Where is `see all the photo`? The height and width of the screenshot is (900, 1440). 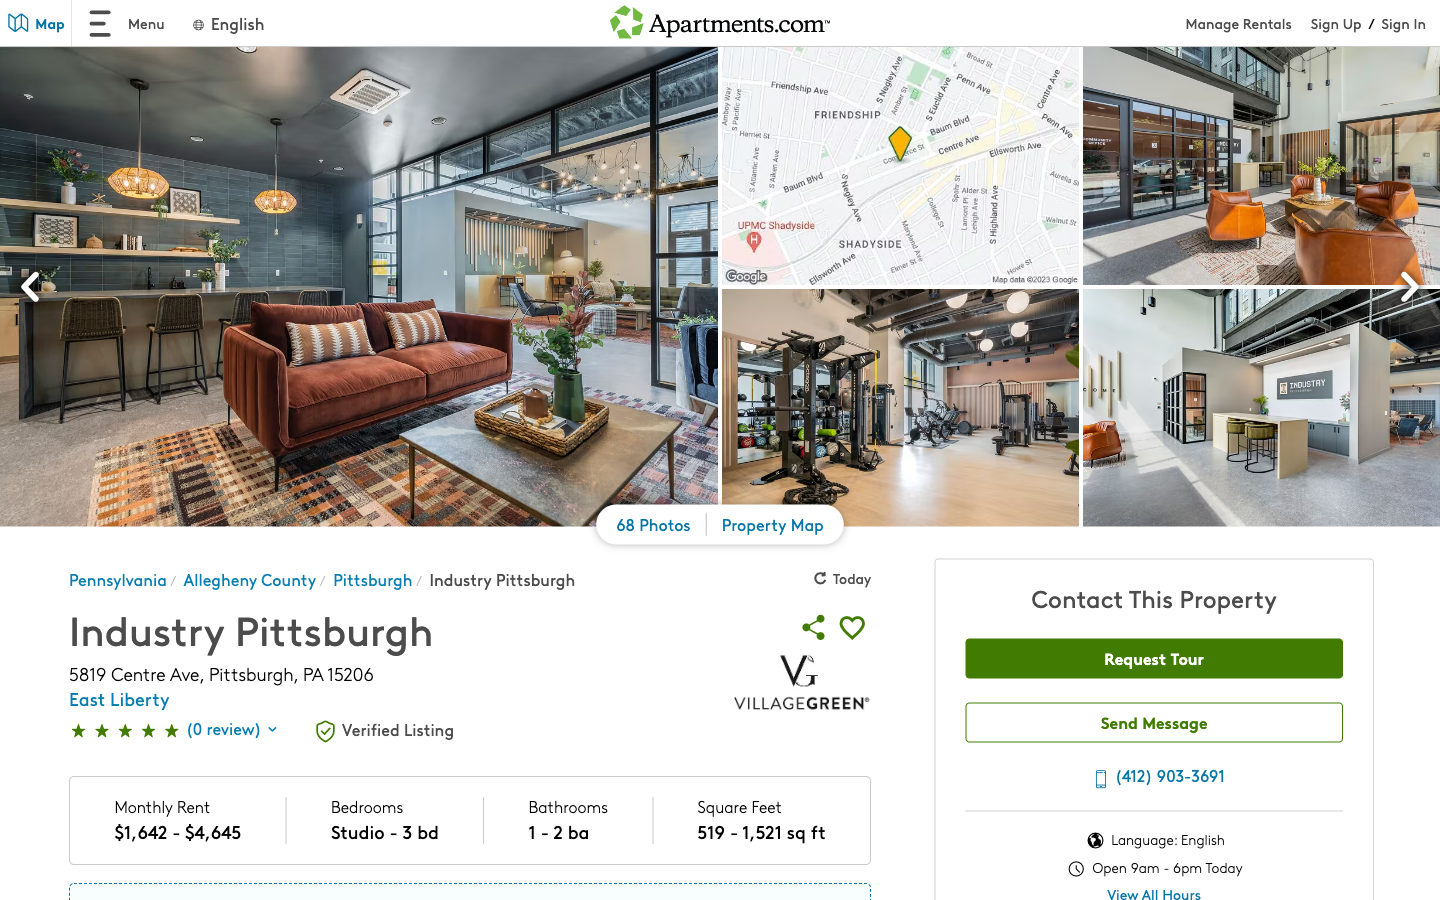 see all the photo is located at coordinates (653, 527).